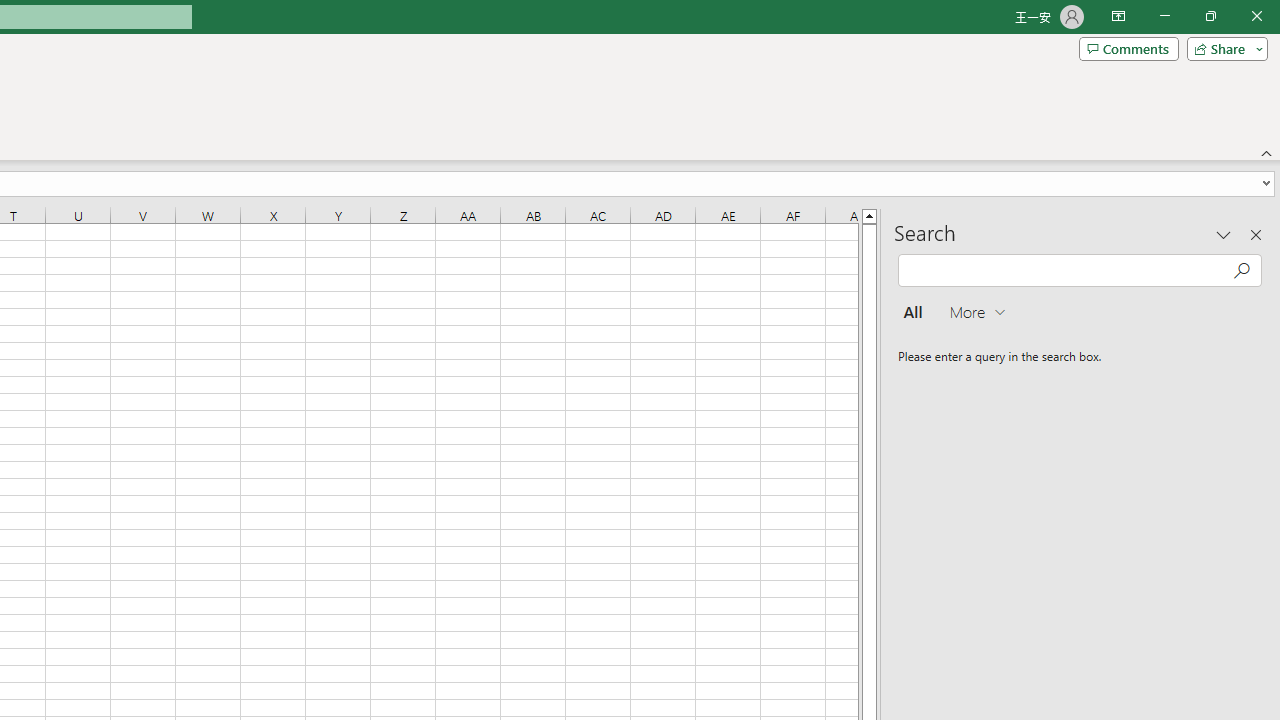 This screenshot has width=1280, height=720. What do you see at coordinates (1164, 16) in the screenshot?
I see `'Minimize'` at bounding box center [1164, 16].